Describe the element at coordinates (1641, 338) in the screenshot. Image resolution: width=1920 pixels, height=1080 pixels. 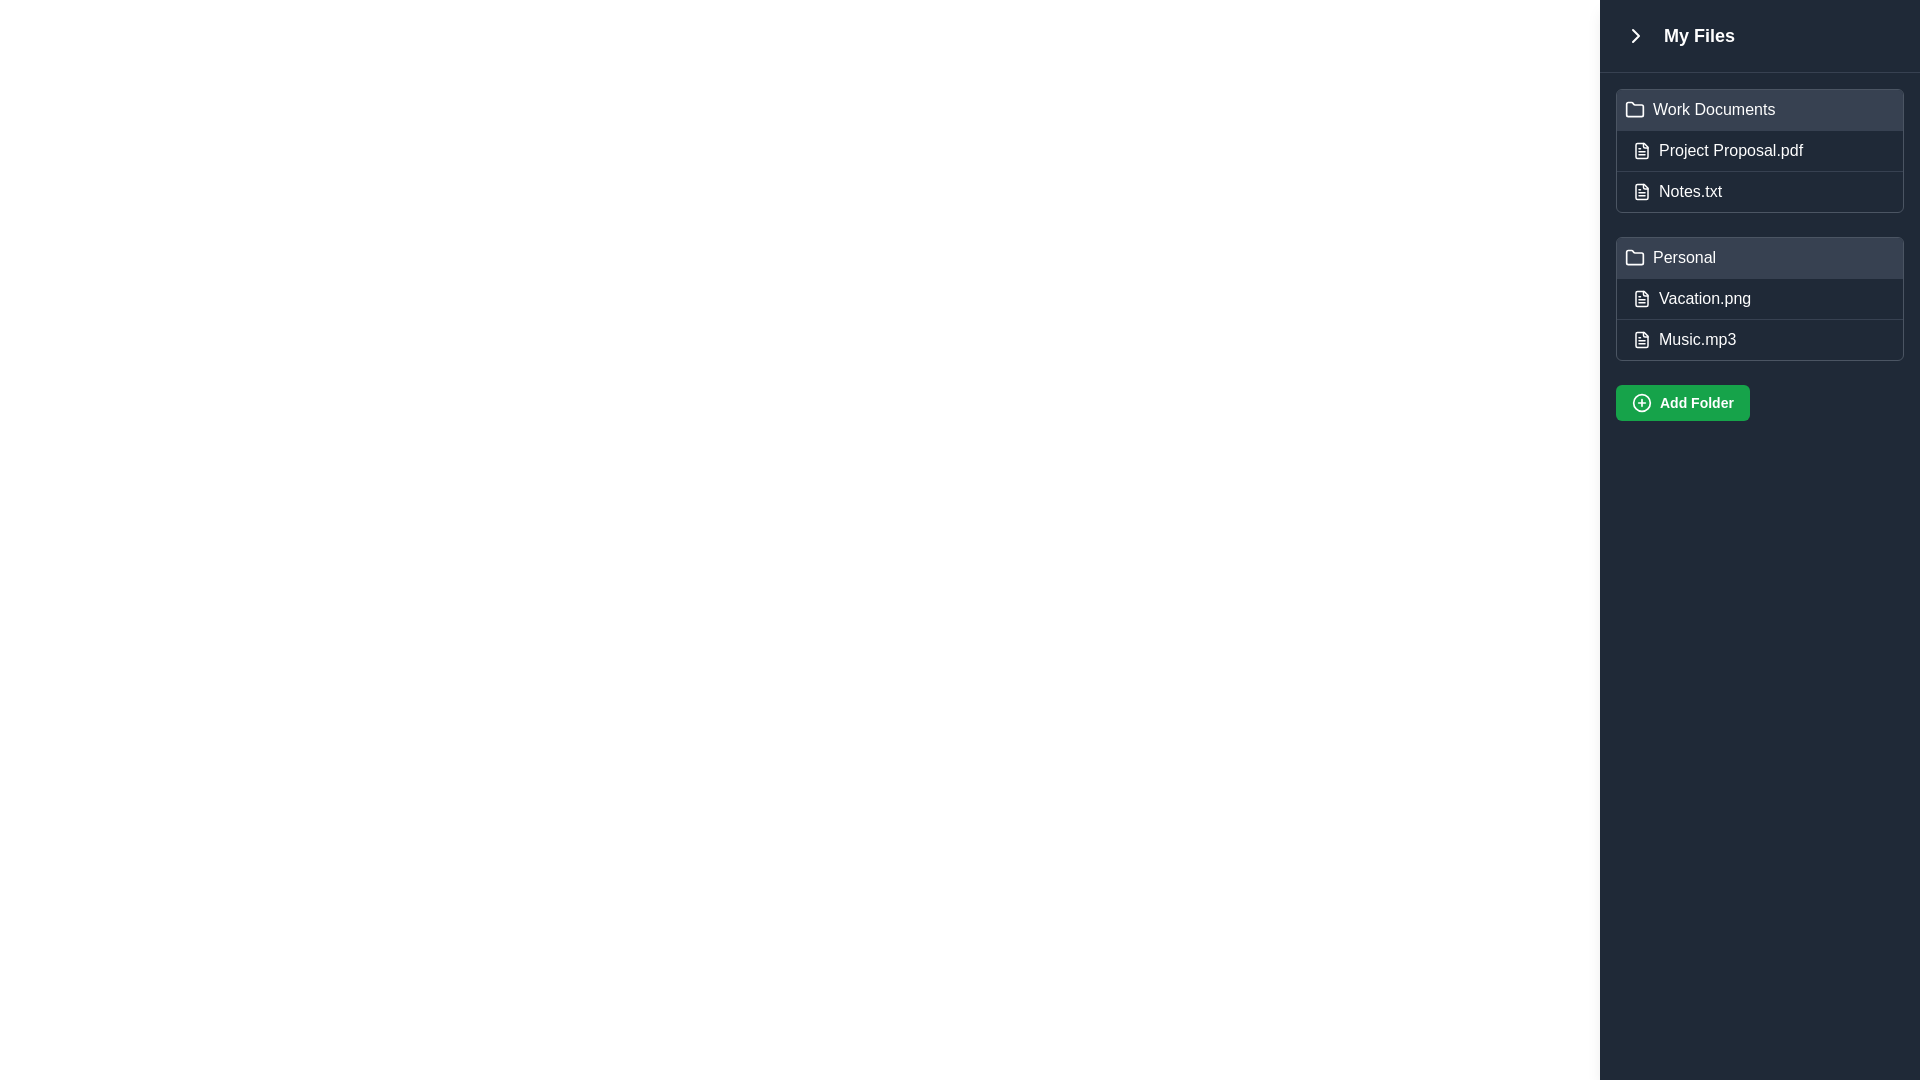
I see `the file type` at that location.